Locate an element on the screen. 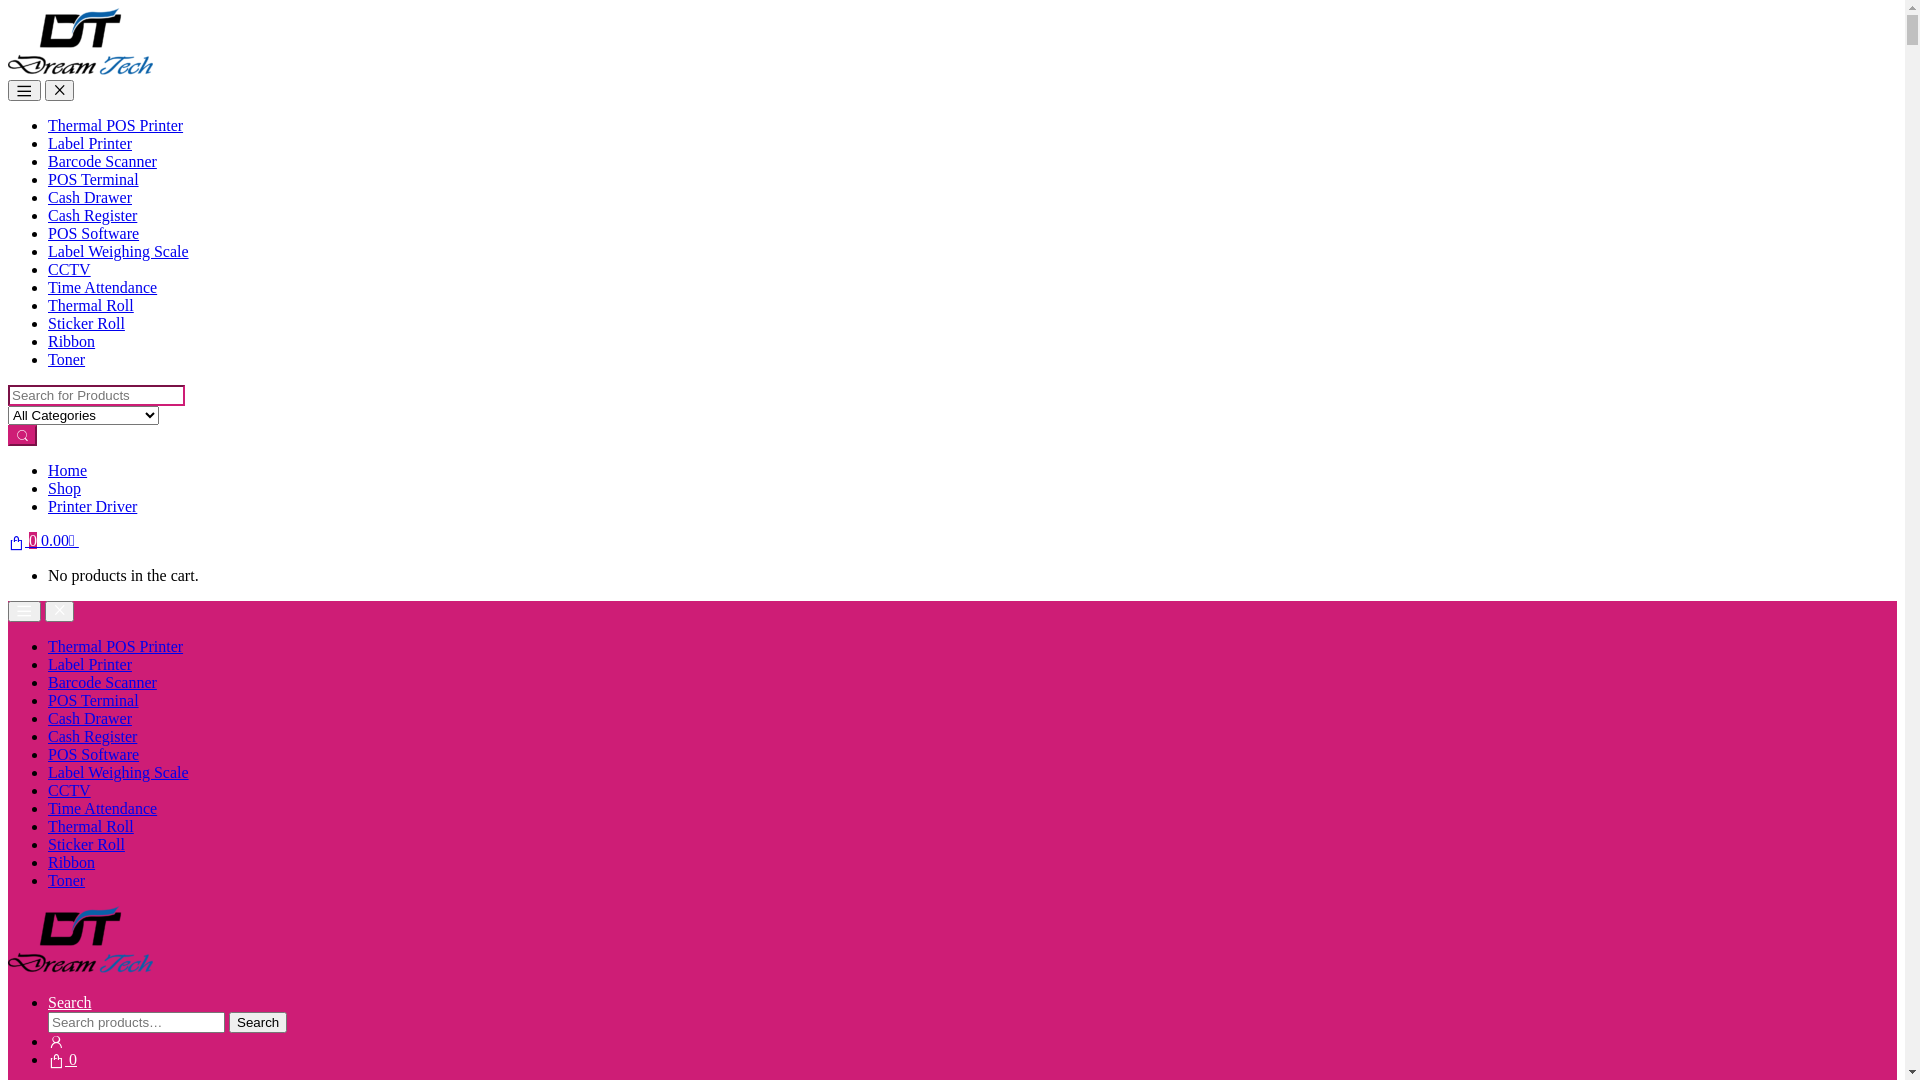 The image size is (1920, 1080). 'Sticker Roll' is located at coordinates (85, 322).